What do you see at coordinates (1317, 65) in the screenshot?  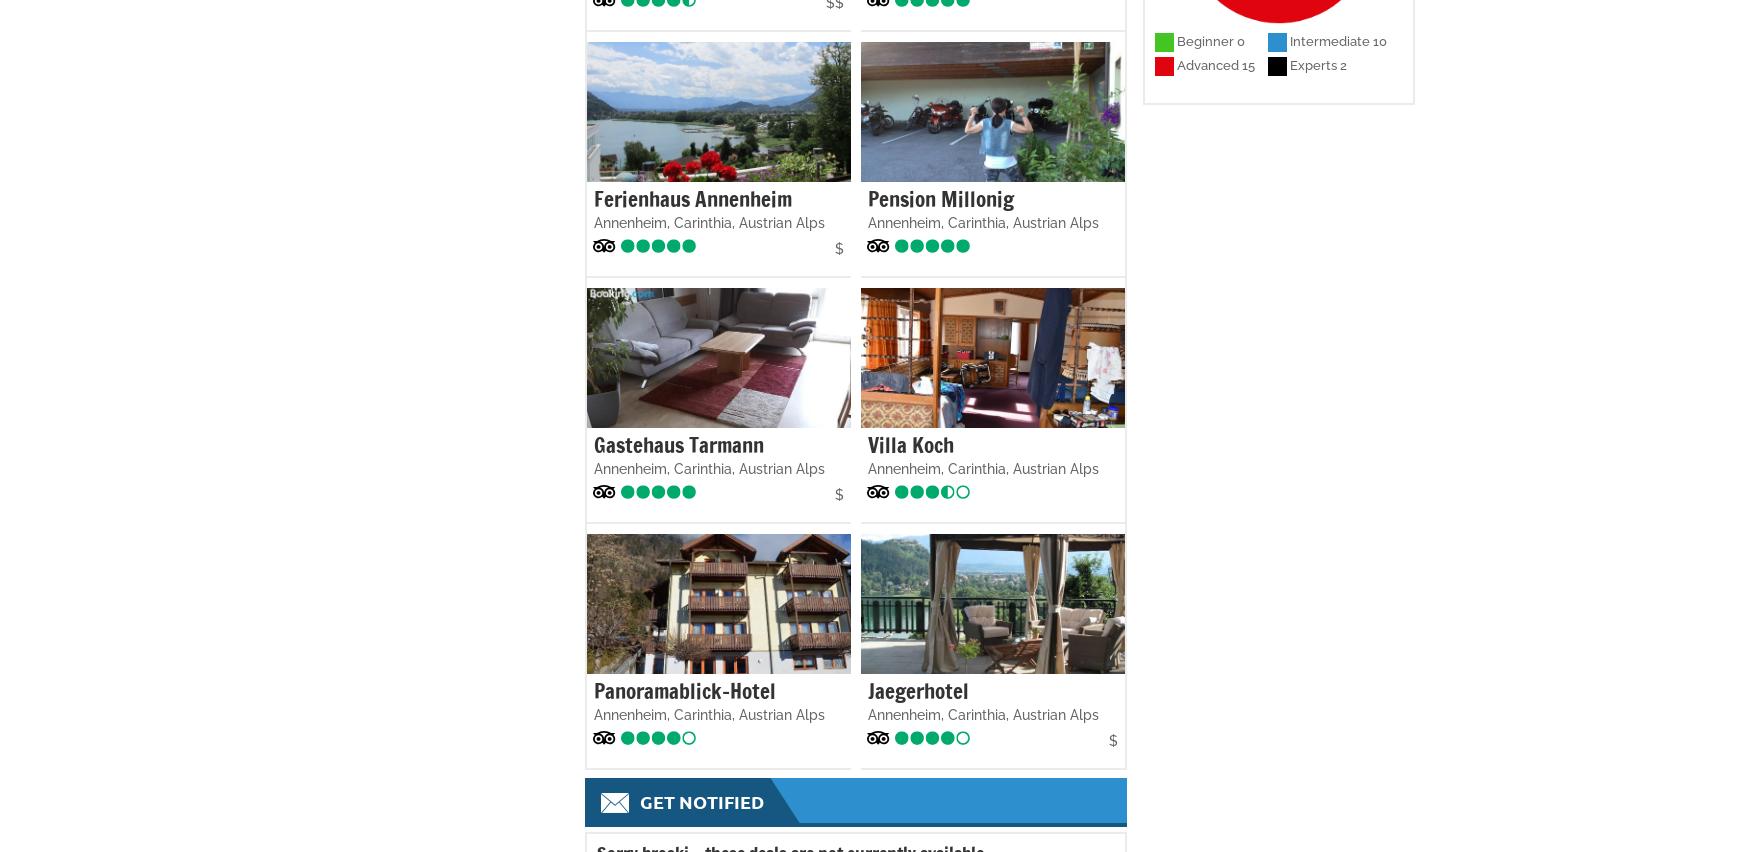 I see `'Experts 2'` at bounding box center [1317, 65].